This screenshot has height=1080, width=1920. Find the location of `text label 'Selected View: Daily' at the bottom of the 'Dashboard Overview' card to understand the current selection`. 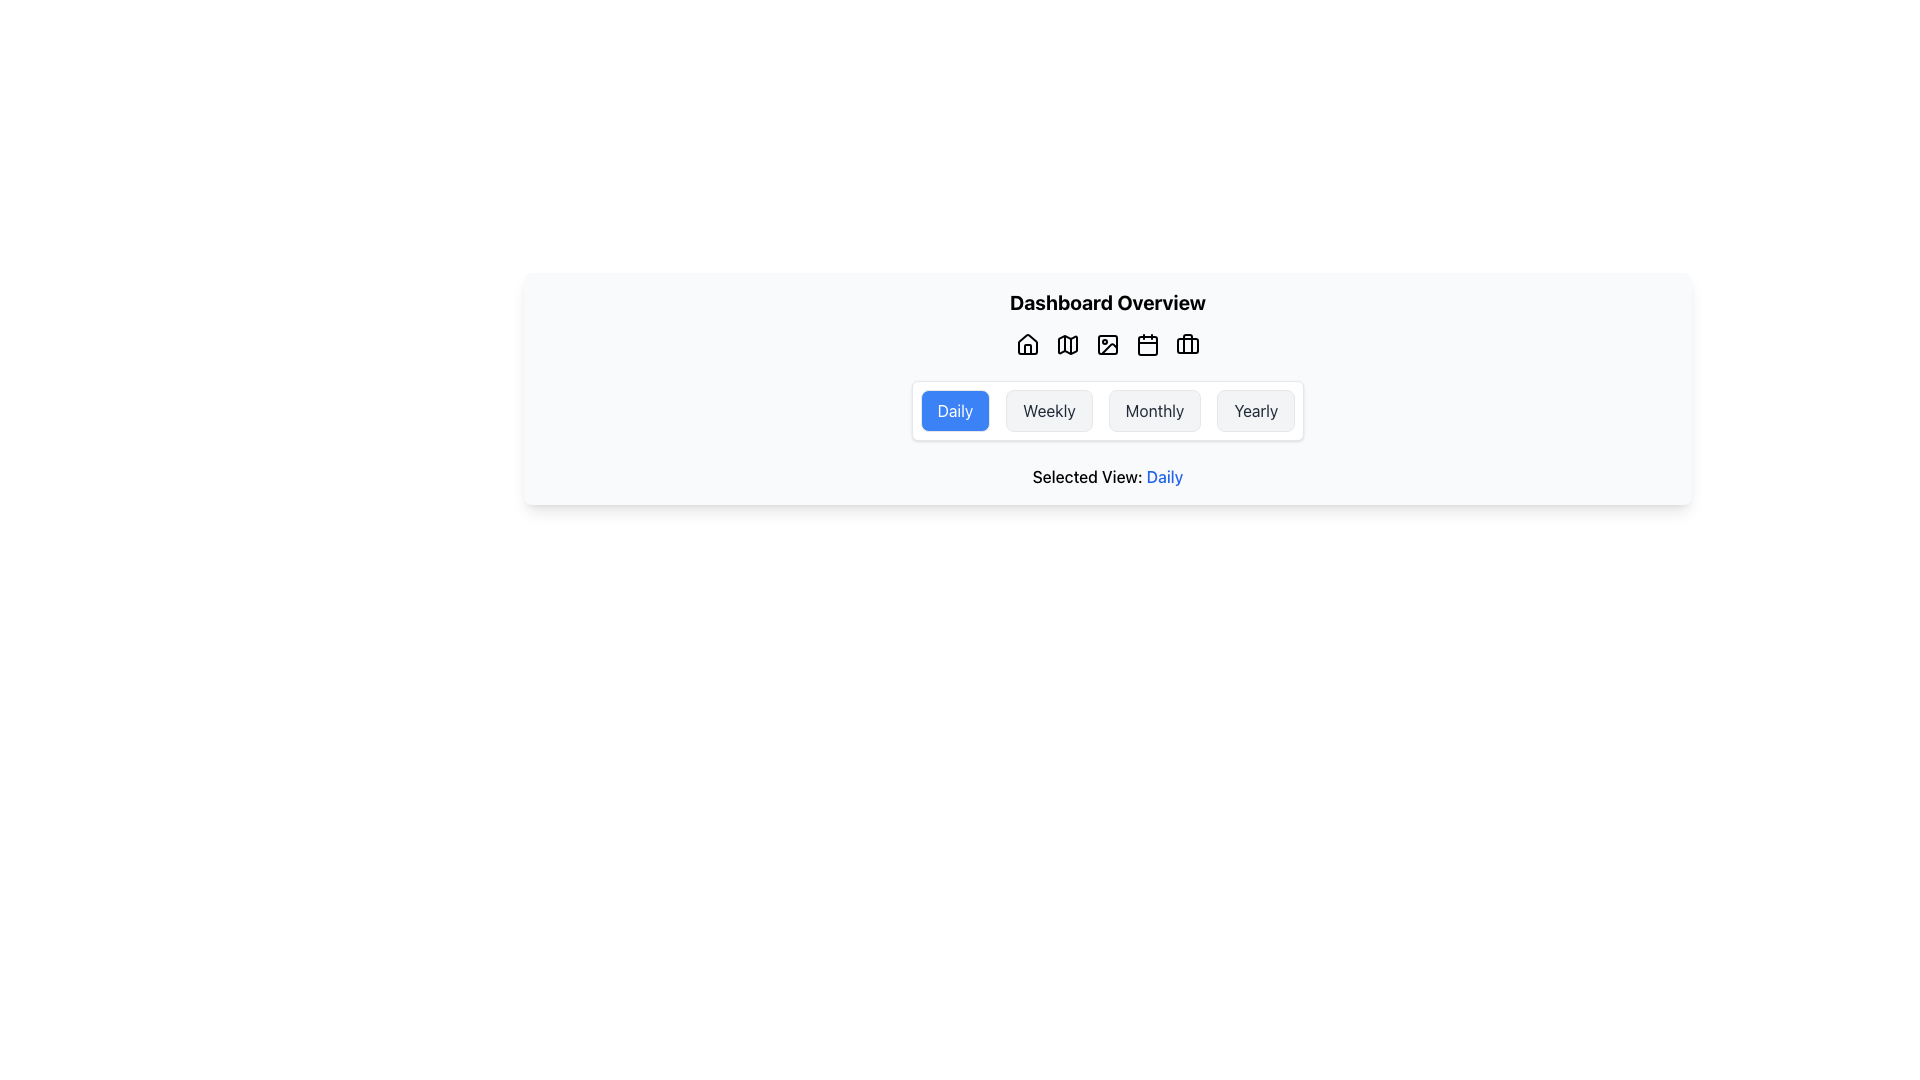

text label 'Selected View: Daily' at the bottom of the 'Dashboard Overview' card to understand the current selection is located at coordinates (1107, 477).